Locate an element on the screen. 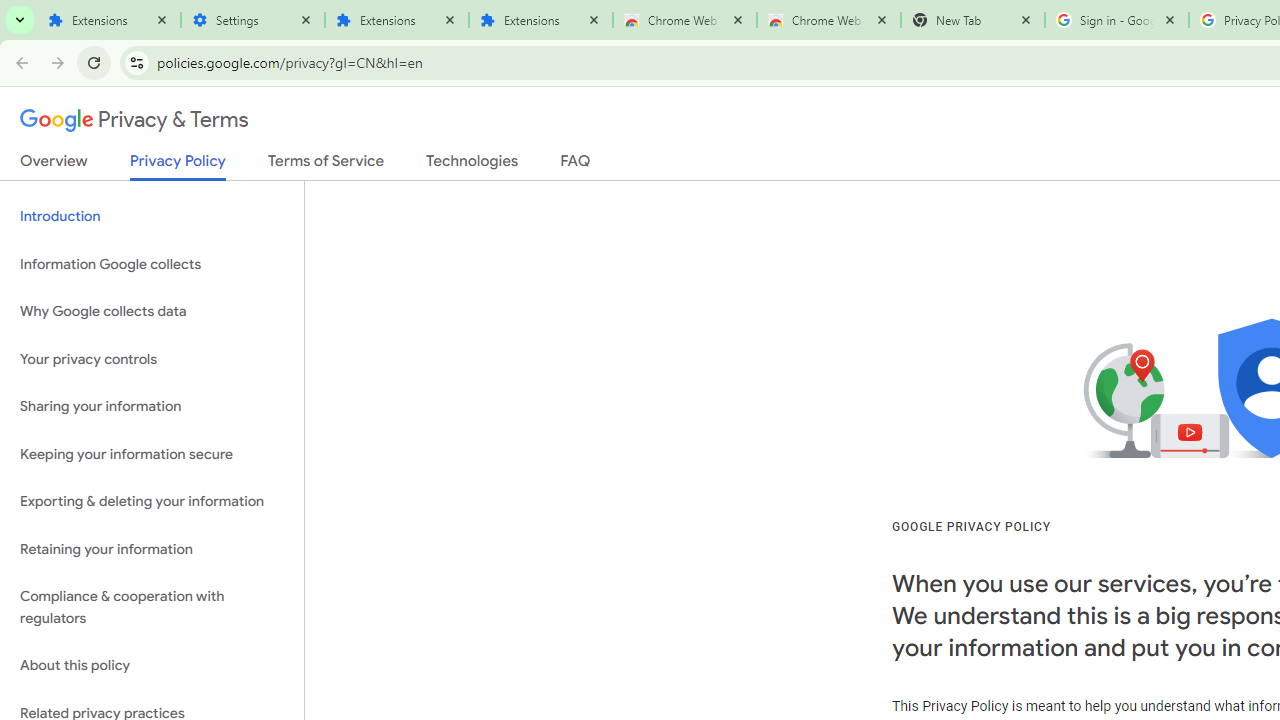  'Exporting & deleting your information' is located at coordinates (151, 501).